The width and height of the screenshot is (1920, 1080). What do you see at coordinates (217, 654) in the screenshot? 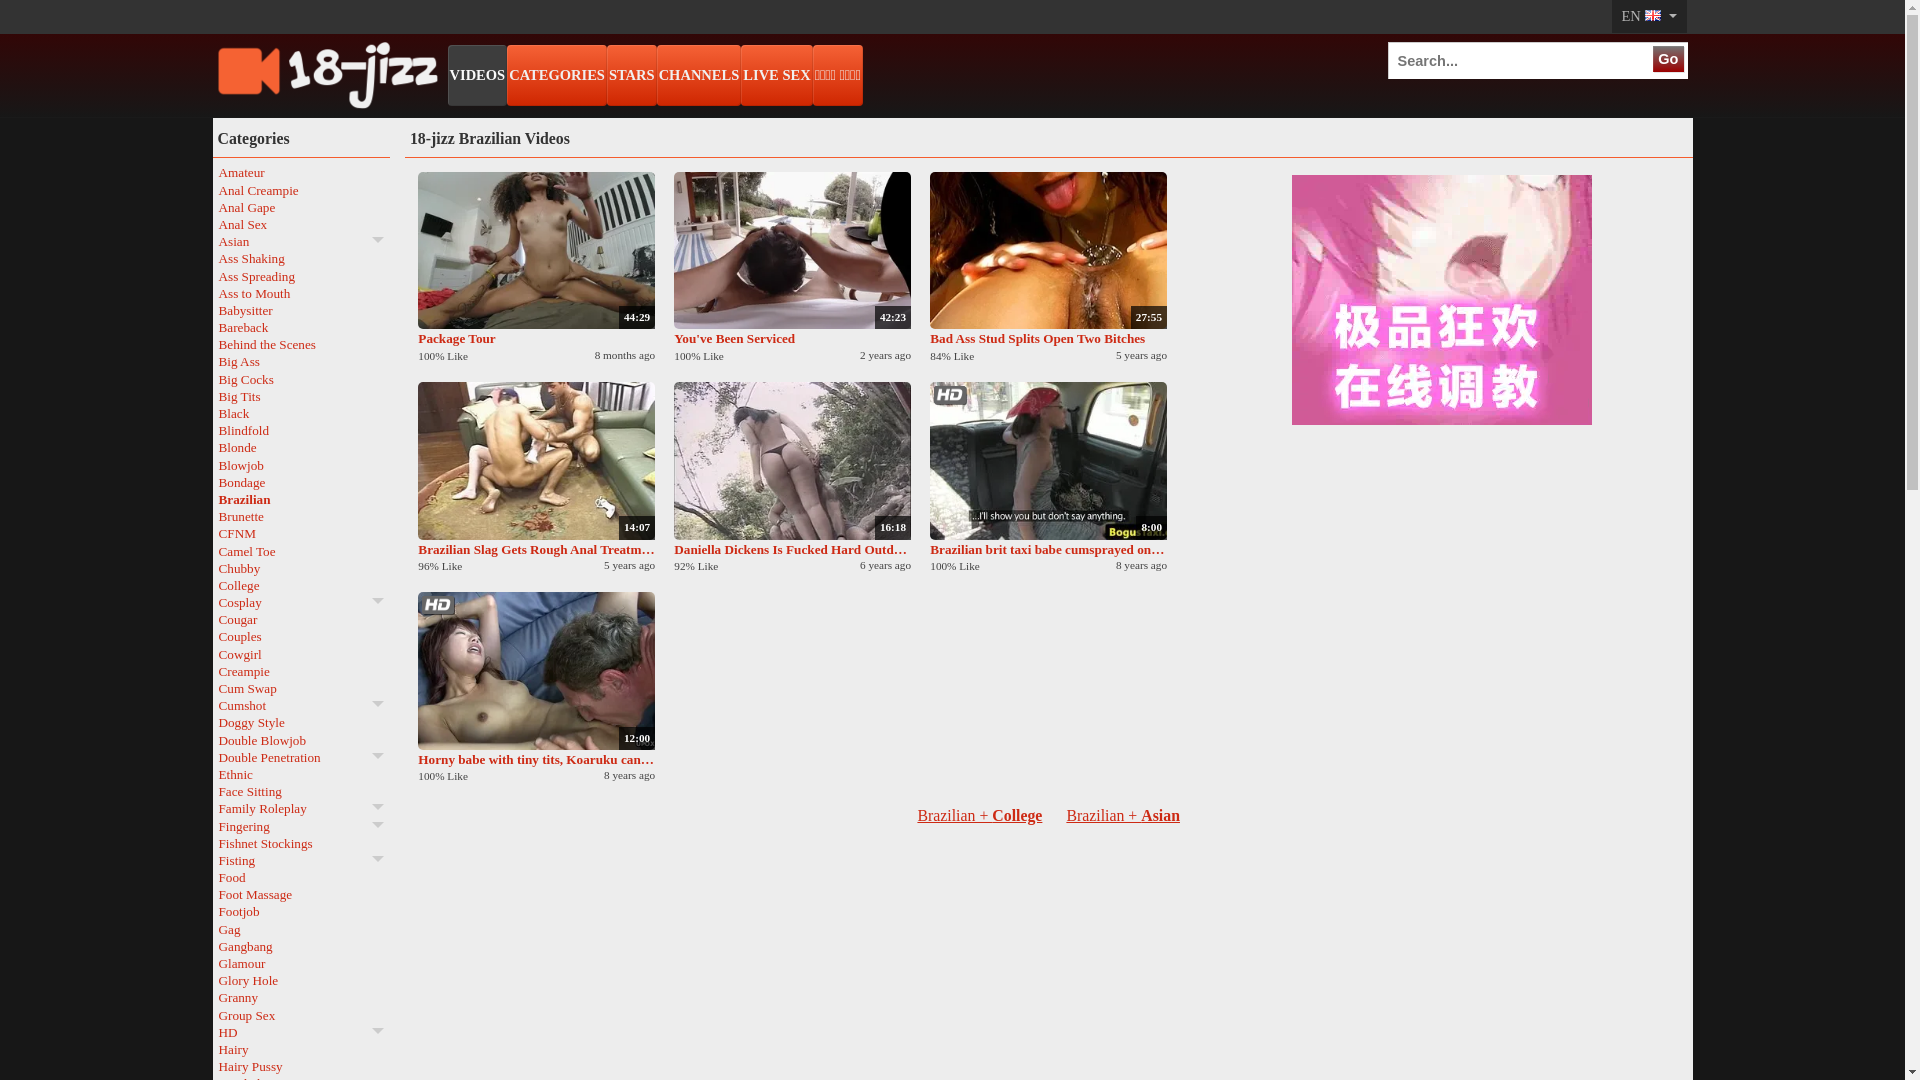
I see `'Cowgirl'` at bounding box center [217, 654].